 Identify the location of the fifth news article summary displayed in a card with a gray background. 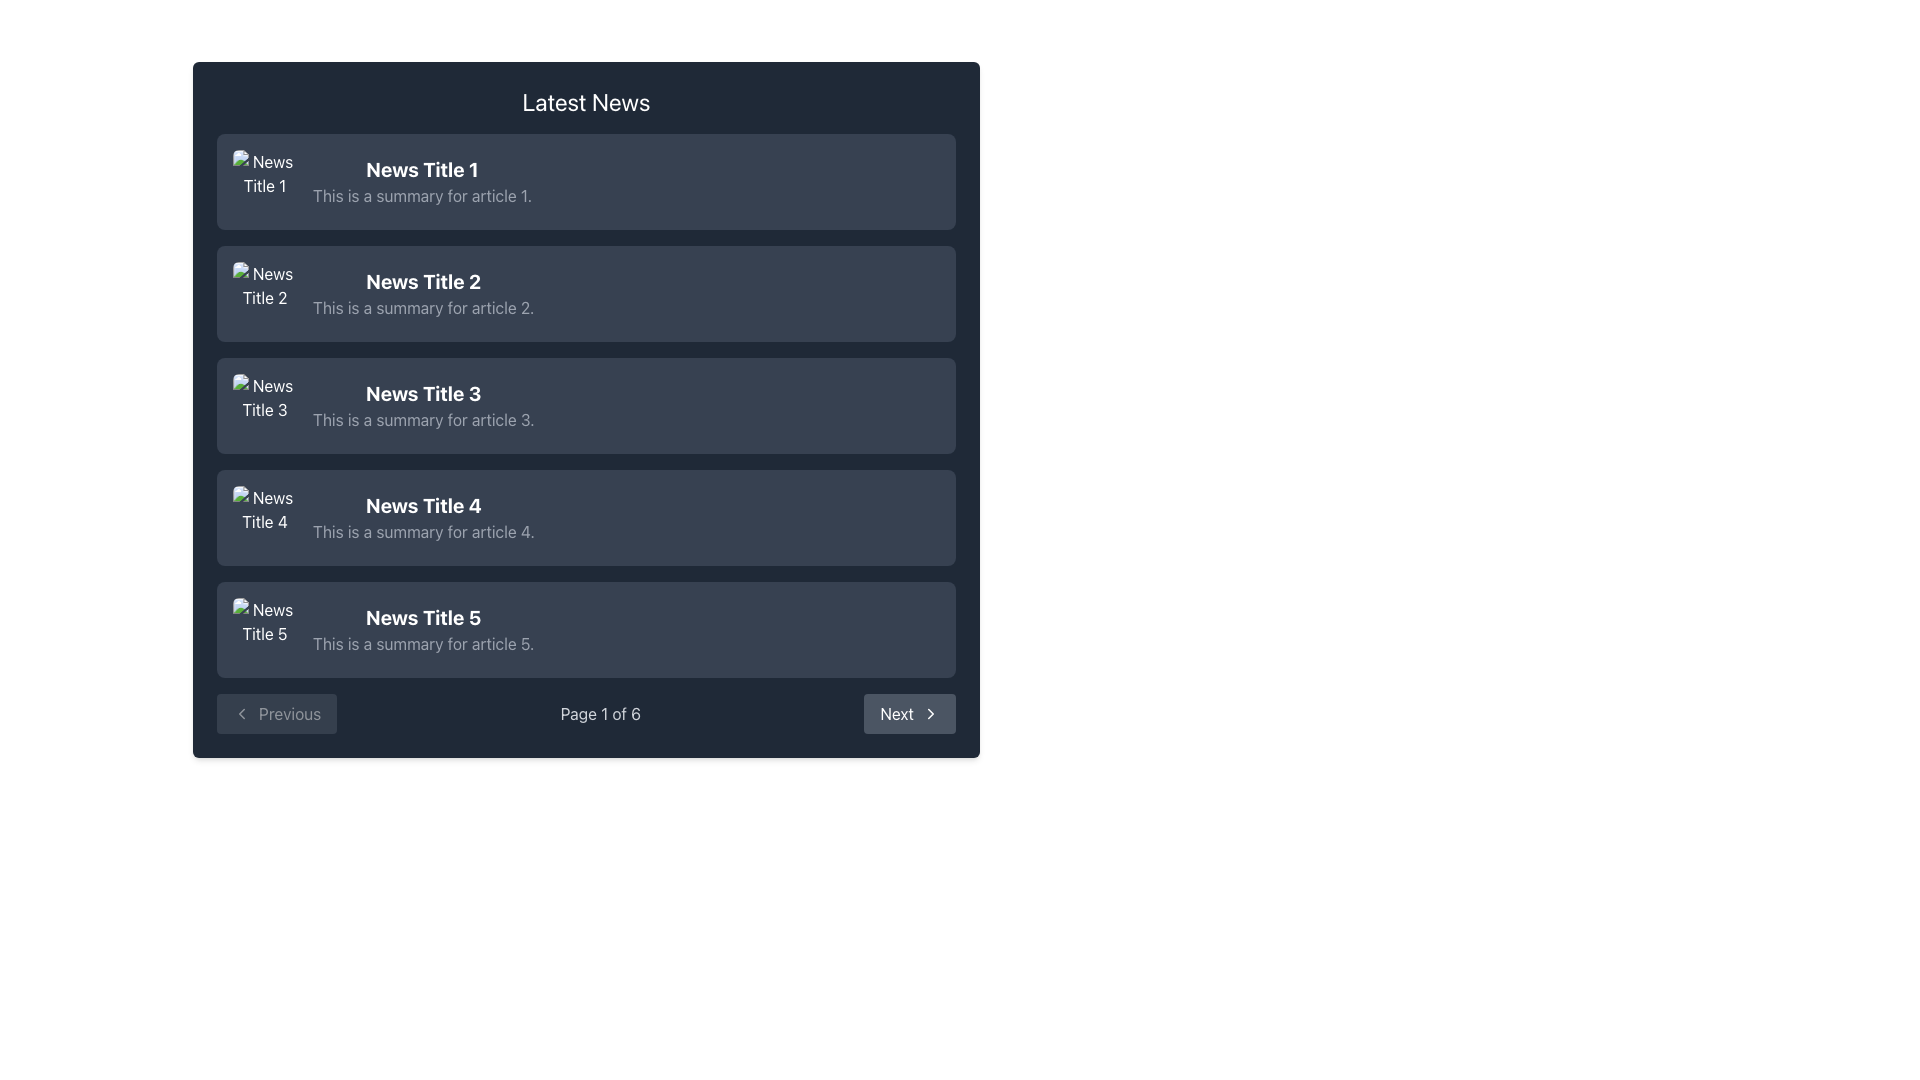
(422, 628).